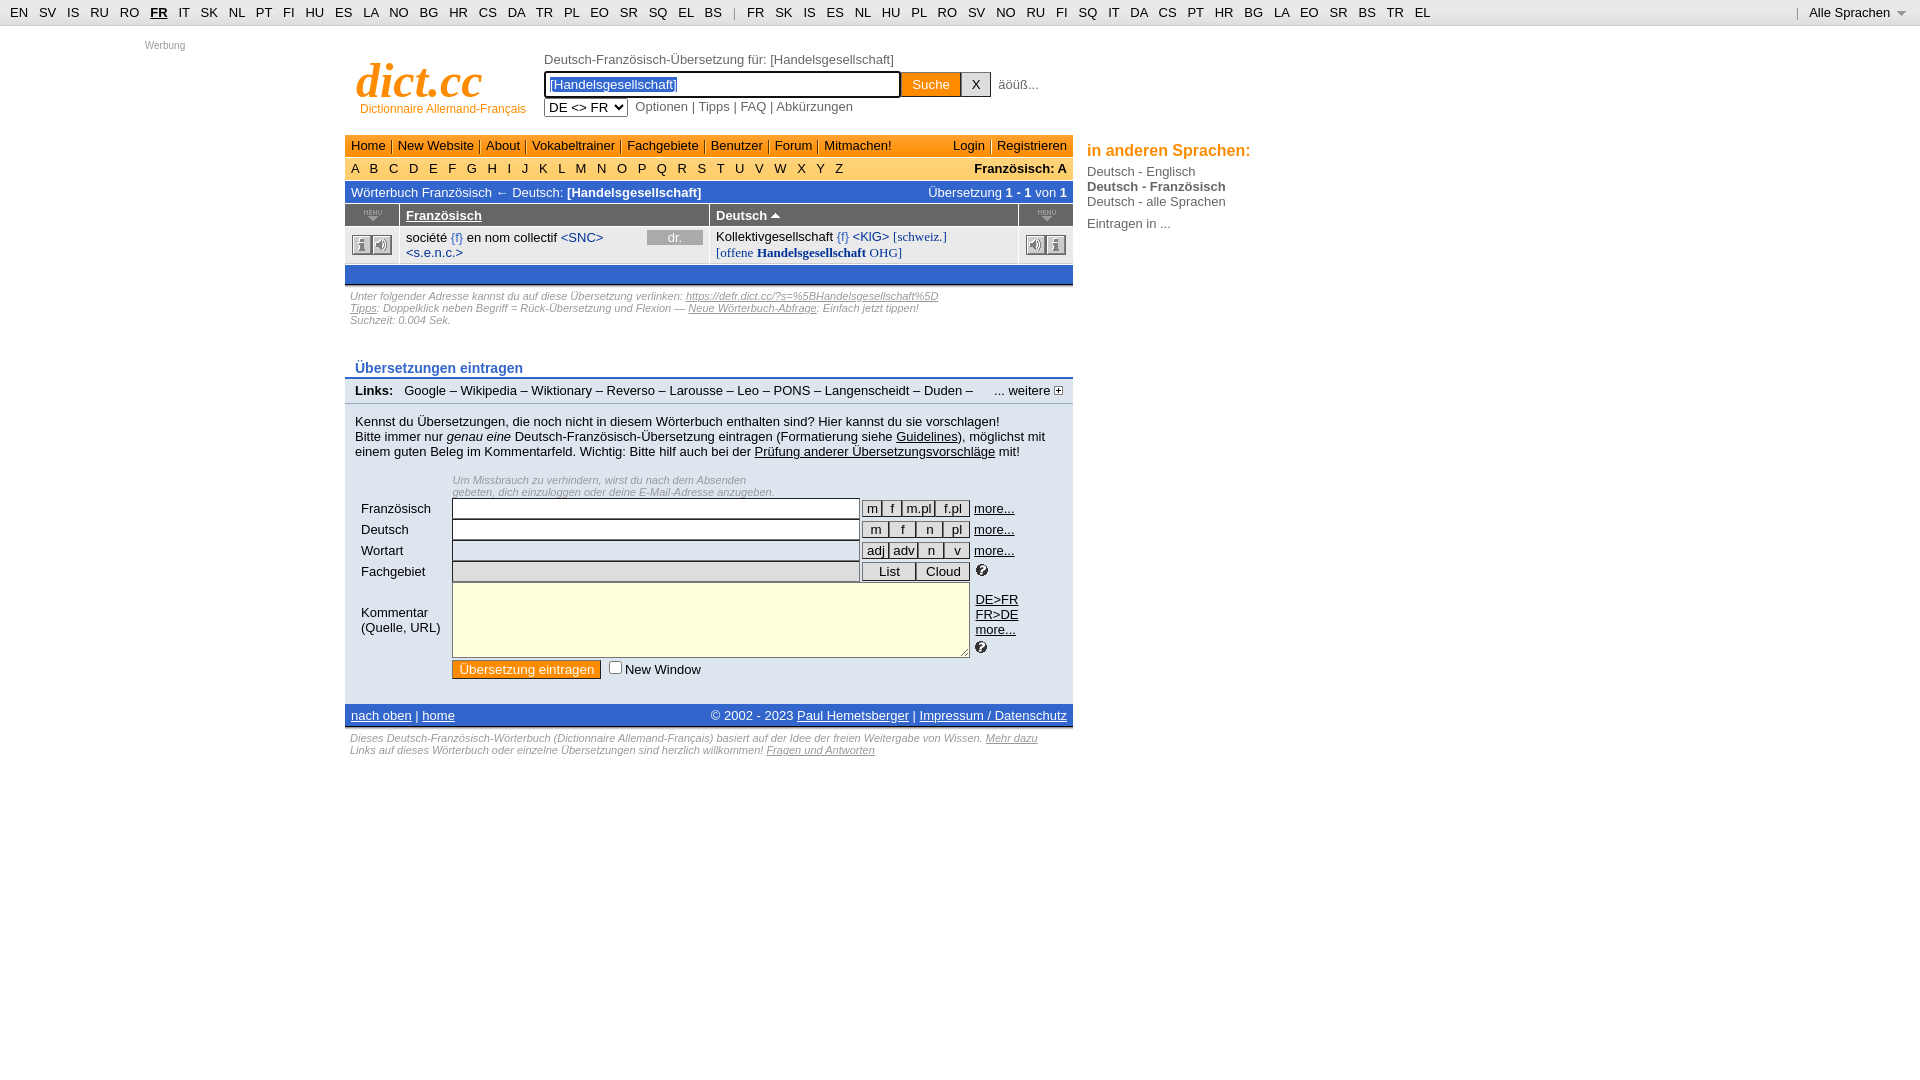  Describe the element at coordinates (661, 106) in the screenshot. I see `'Optionen'` at that location.